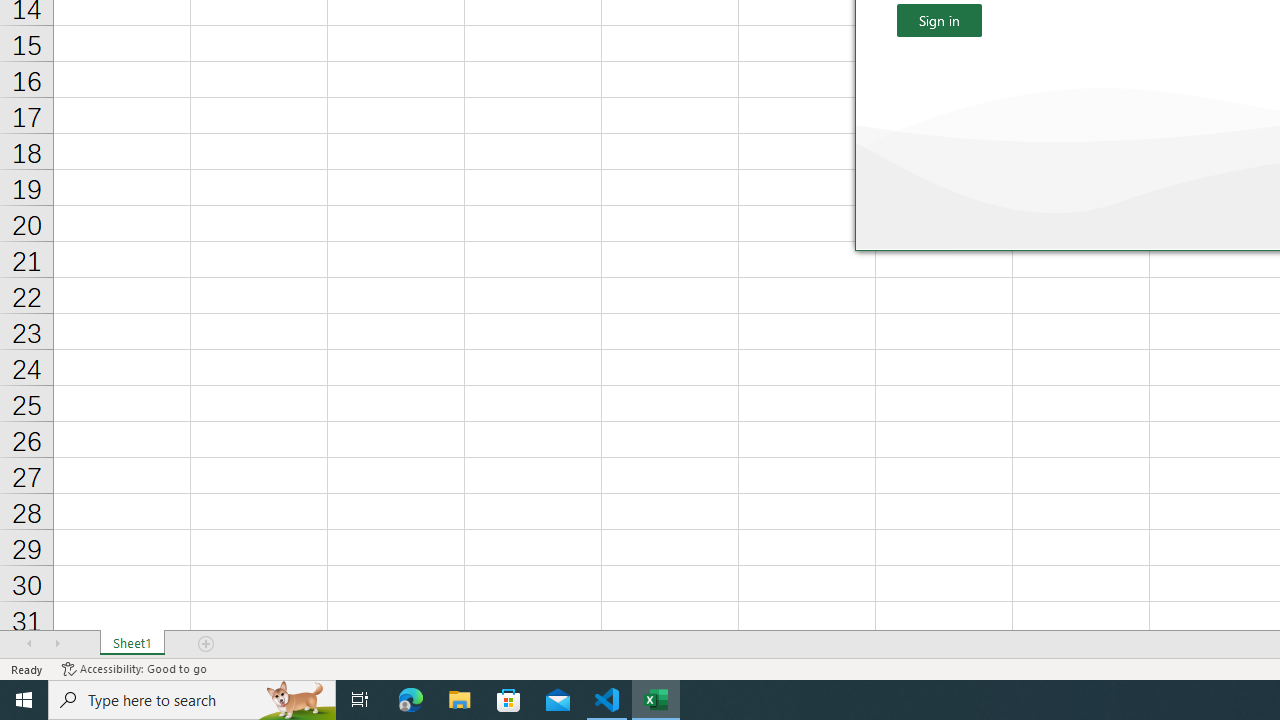 The height and width of the screenshot is (720, 1280). What do you see at coordinates (131, 644) in the screenshot?
I see `'Sheet1'` at bounding box center [131, 644].